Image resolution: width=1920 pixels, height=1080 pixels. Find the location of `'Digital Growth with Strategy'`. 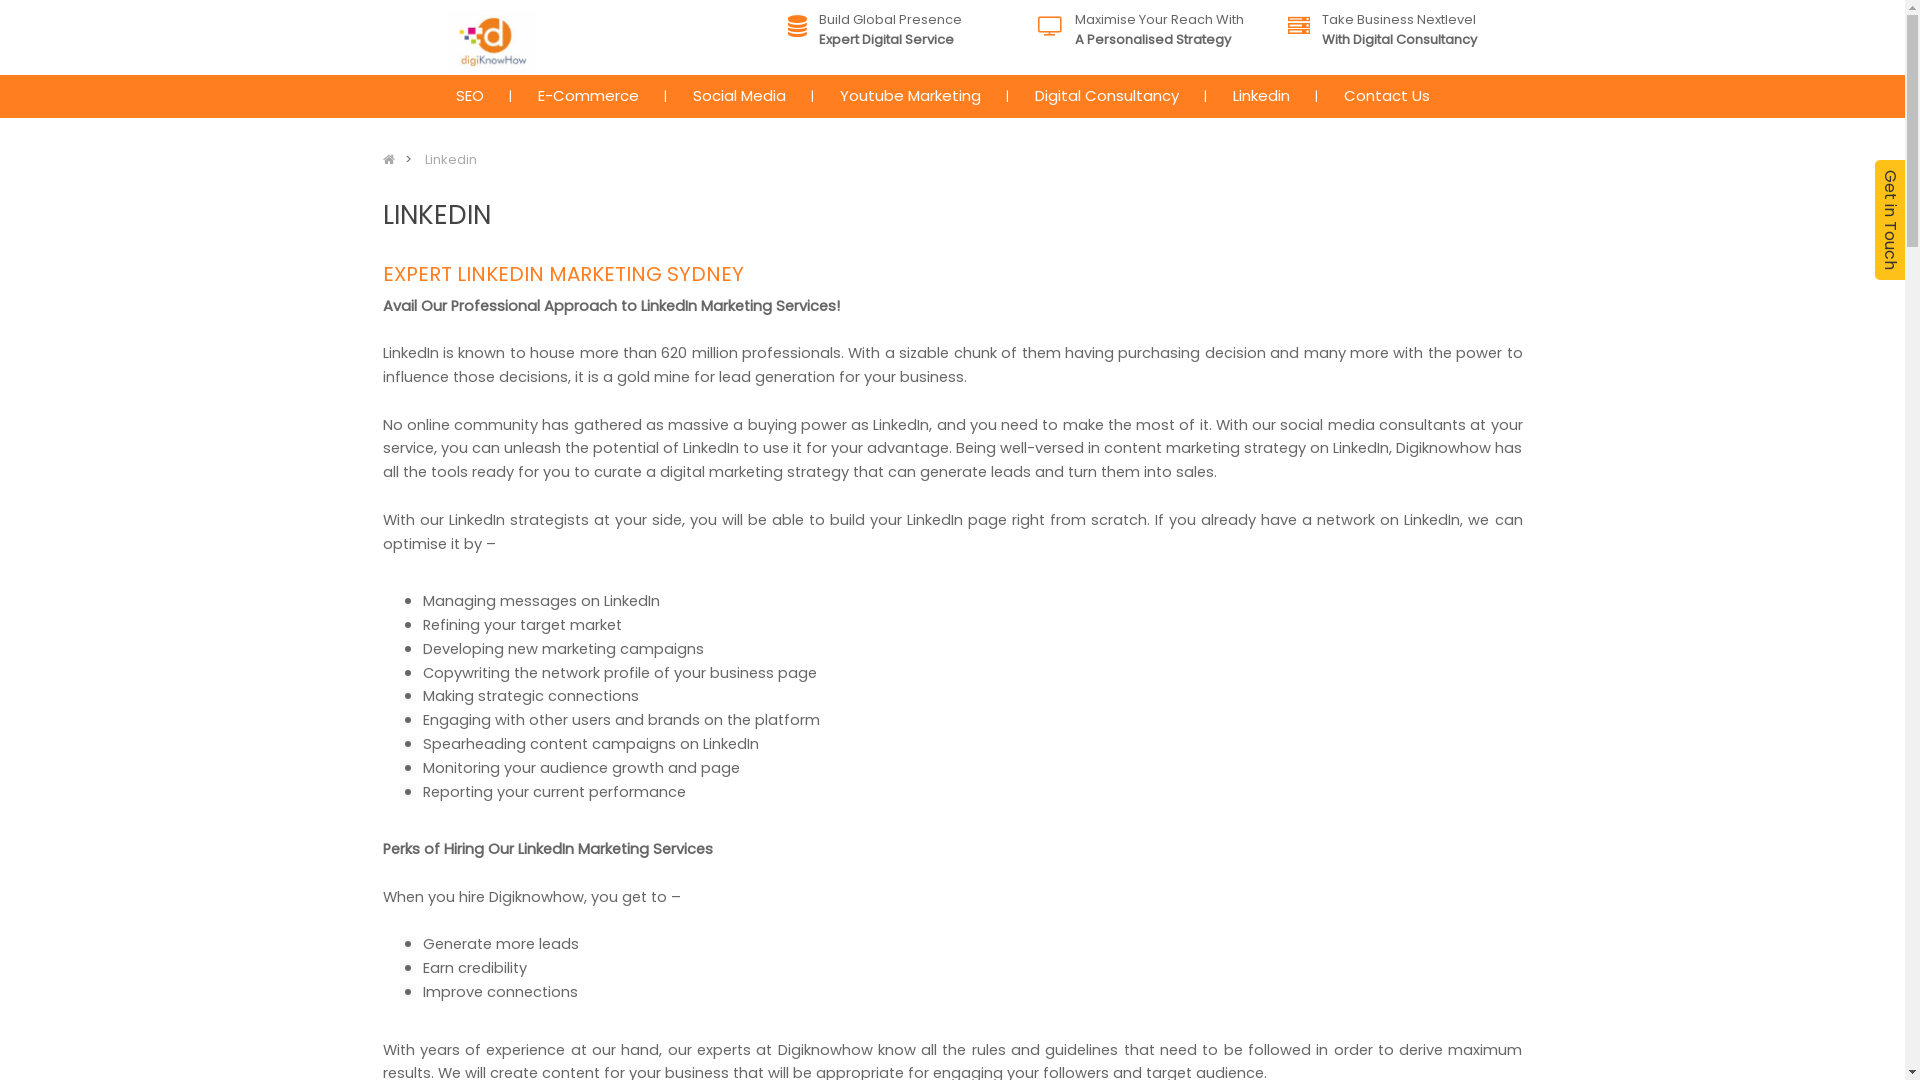

'Digital Growth with Strategy' is located at coordinates (493, 42).